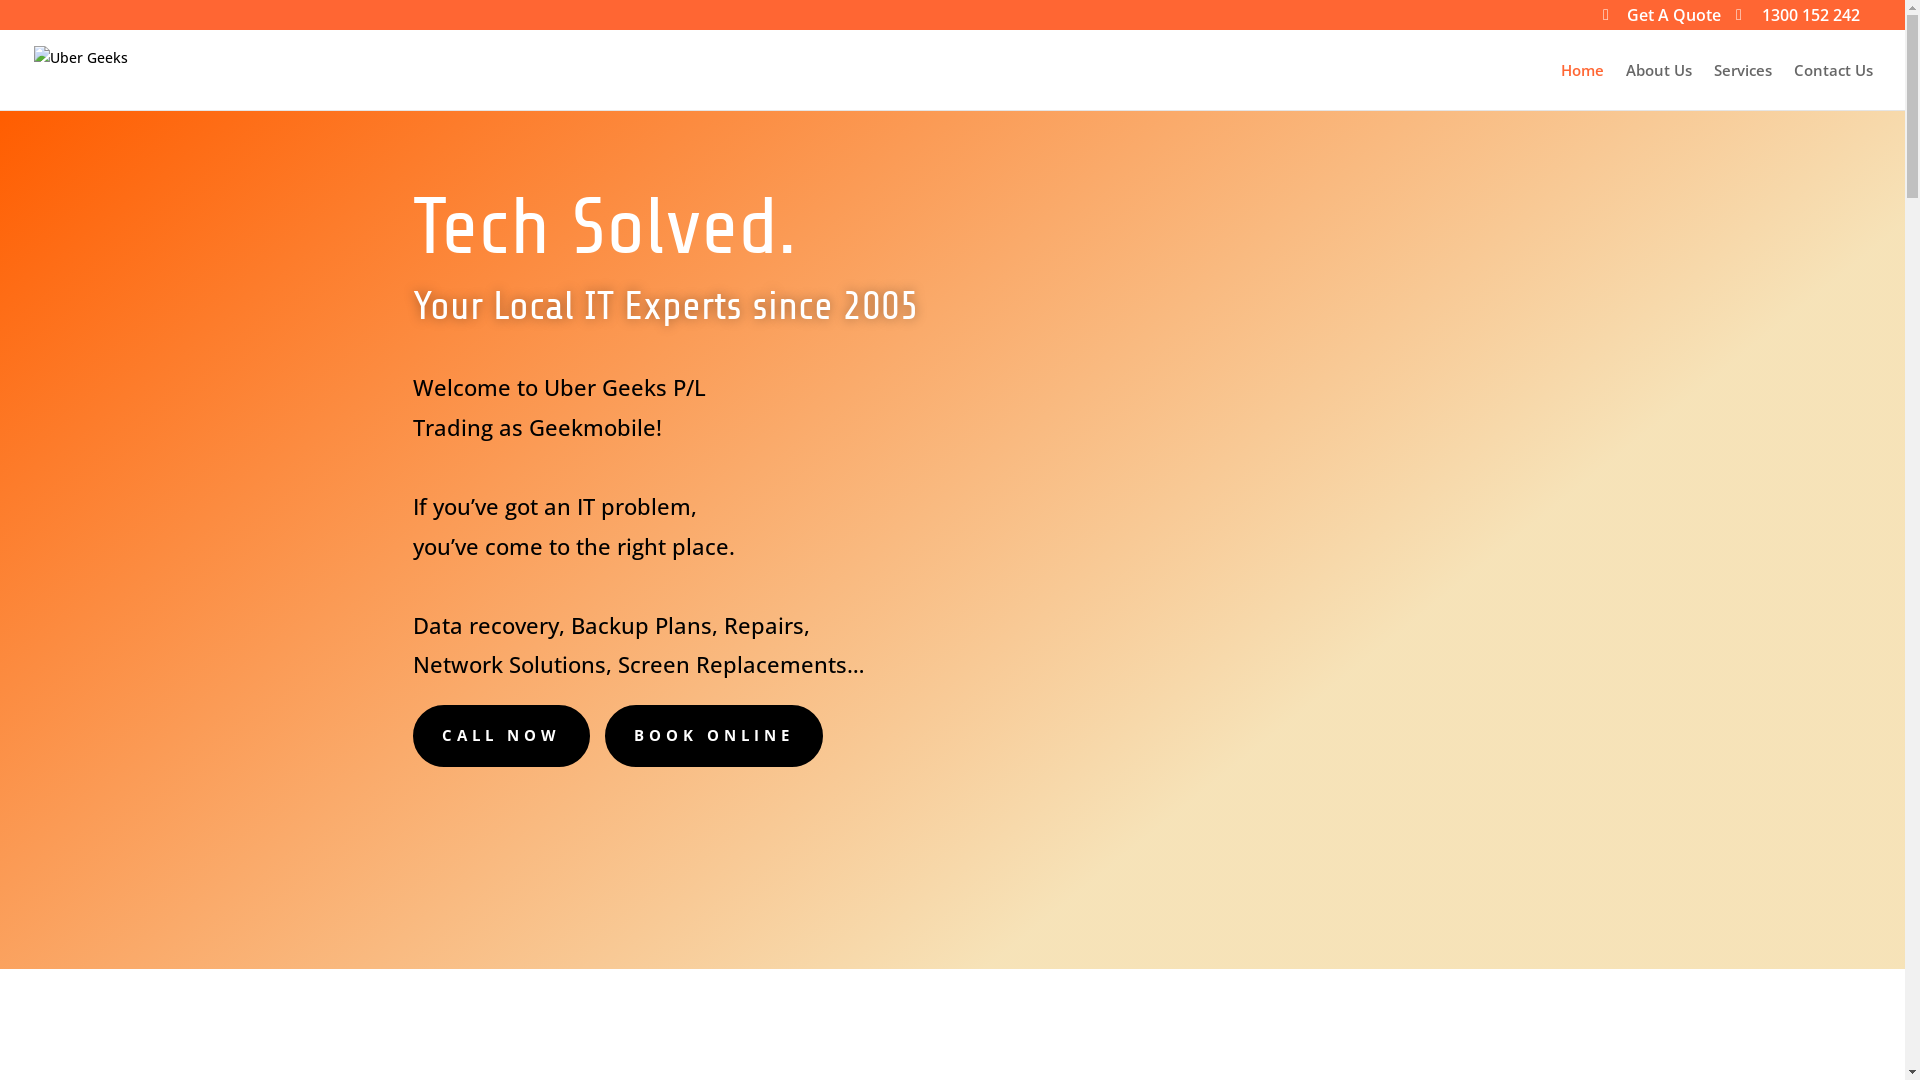 Image resolution: width=1920 pixels, height=1080 pixels. What do you see at coordinates (1581, 85) in the screenshot?
I see `'Home'` at bounding box center [1581, 85].